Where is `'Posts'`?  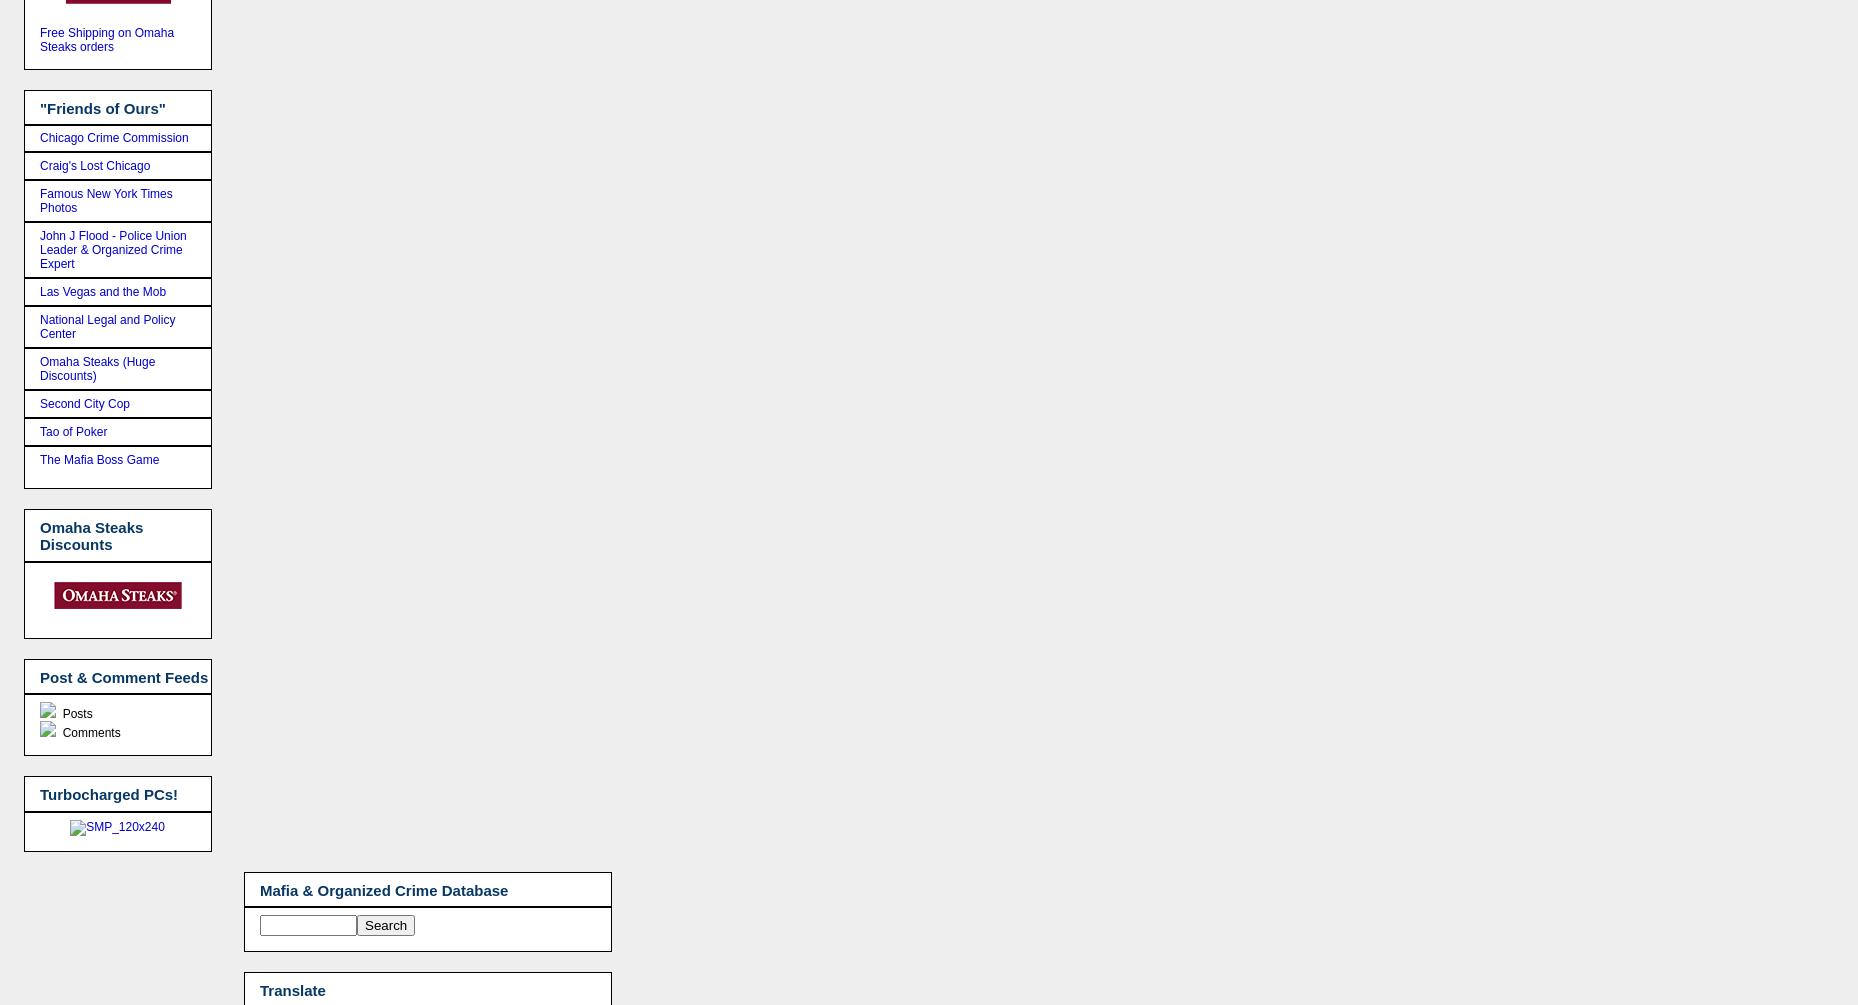
'Posts' is located at coordinates (58, 713).